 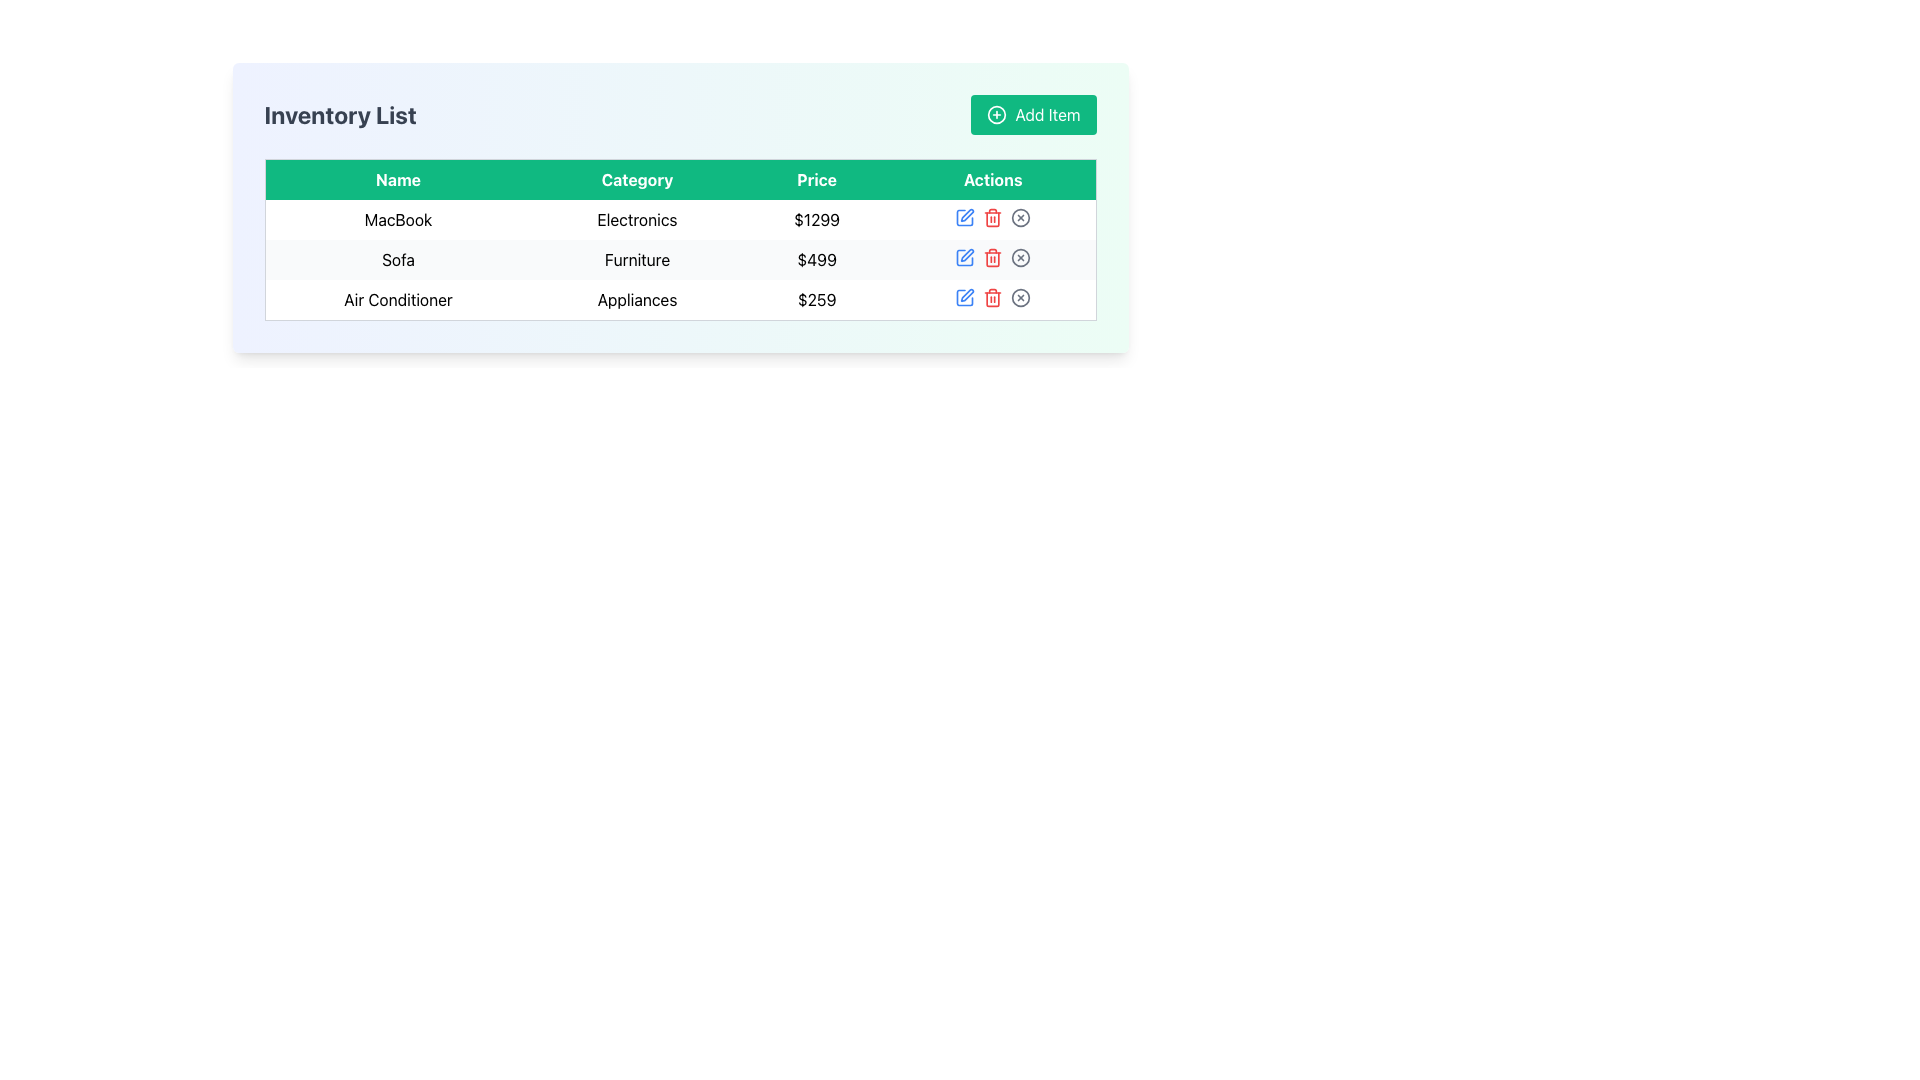 I want to click on the delete action button for the 'Air Conditioner' item, which is the third action icon in the last row of the table in the 'Actions' column, so click(x=993, y=297).